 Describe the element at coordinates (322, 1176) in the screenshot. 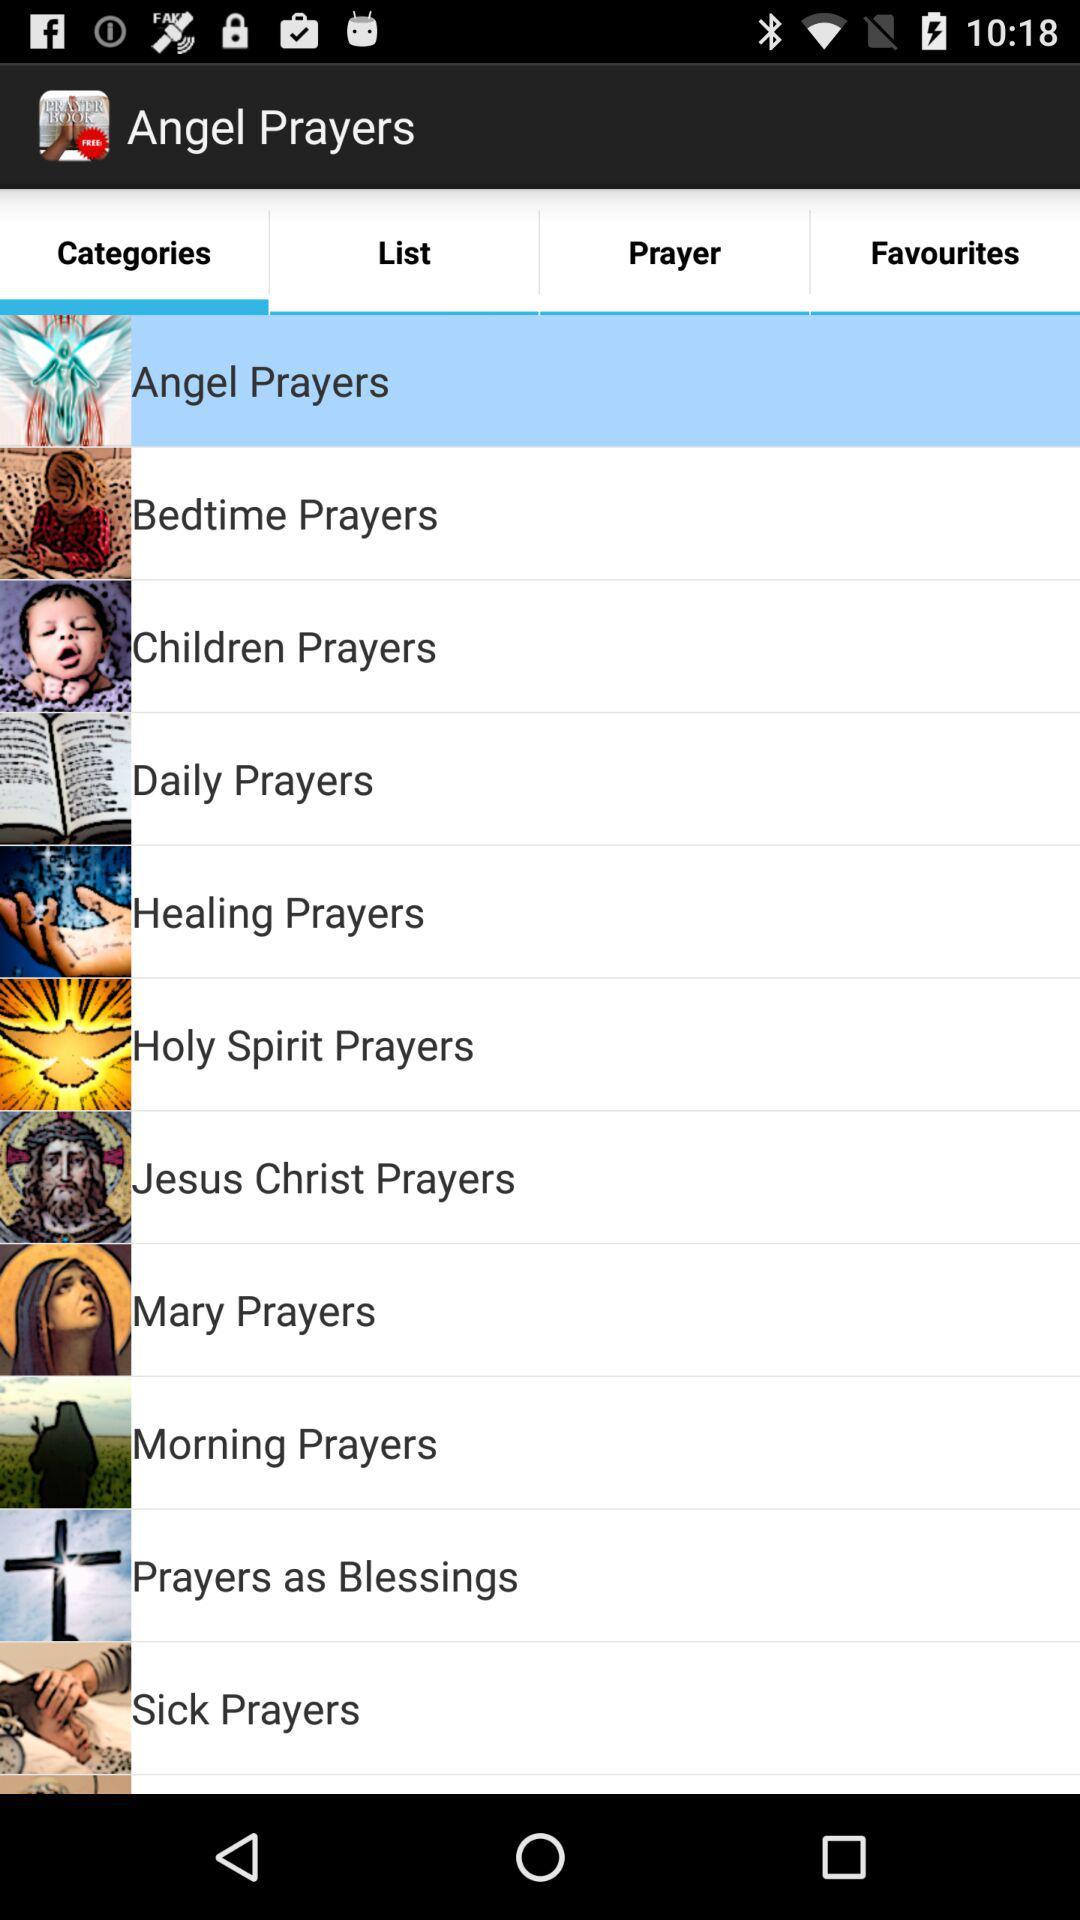

I see `the jesus christ prayers icon` at that location.